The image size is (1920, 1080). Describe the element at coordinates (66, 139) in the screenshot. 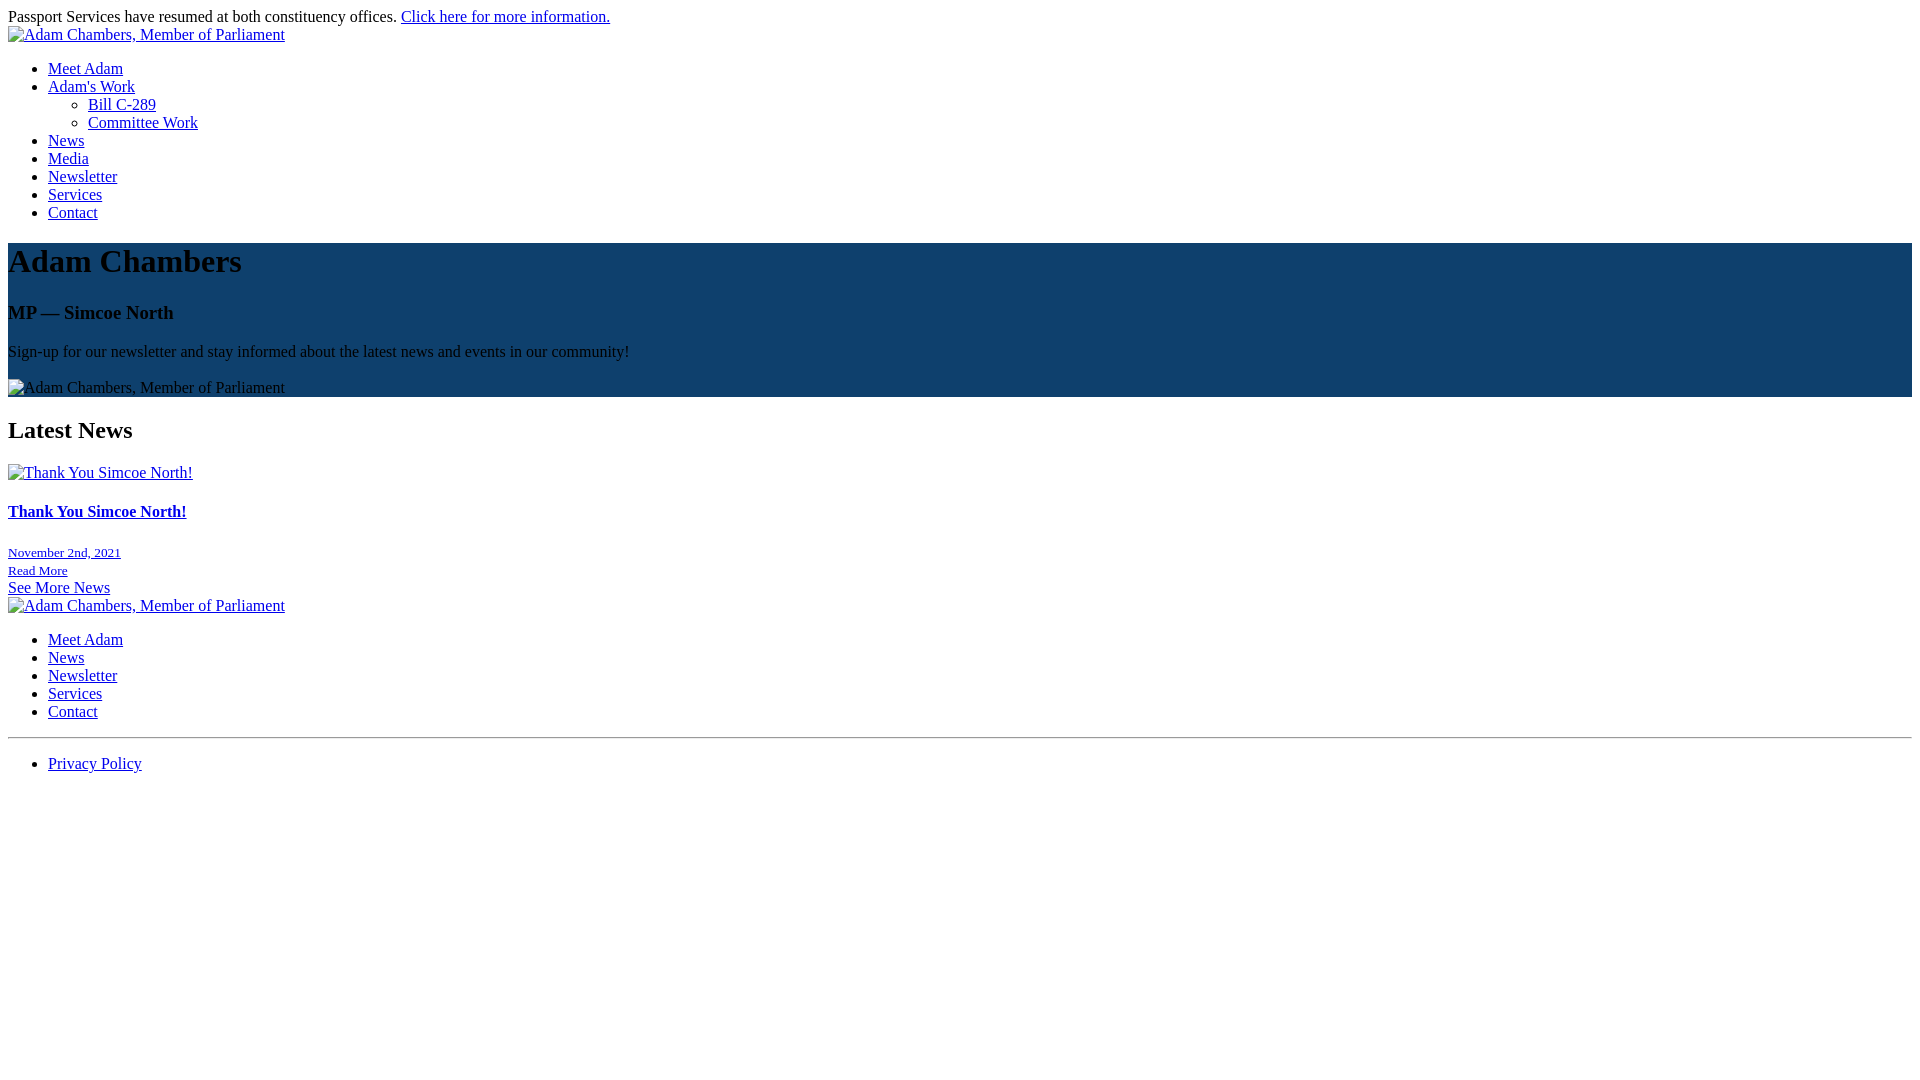

I see `'News'` at that location.